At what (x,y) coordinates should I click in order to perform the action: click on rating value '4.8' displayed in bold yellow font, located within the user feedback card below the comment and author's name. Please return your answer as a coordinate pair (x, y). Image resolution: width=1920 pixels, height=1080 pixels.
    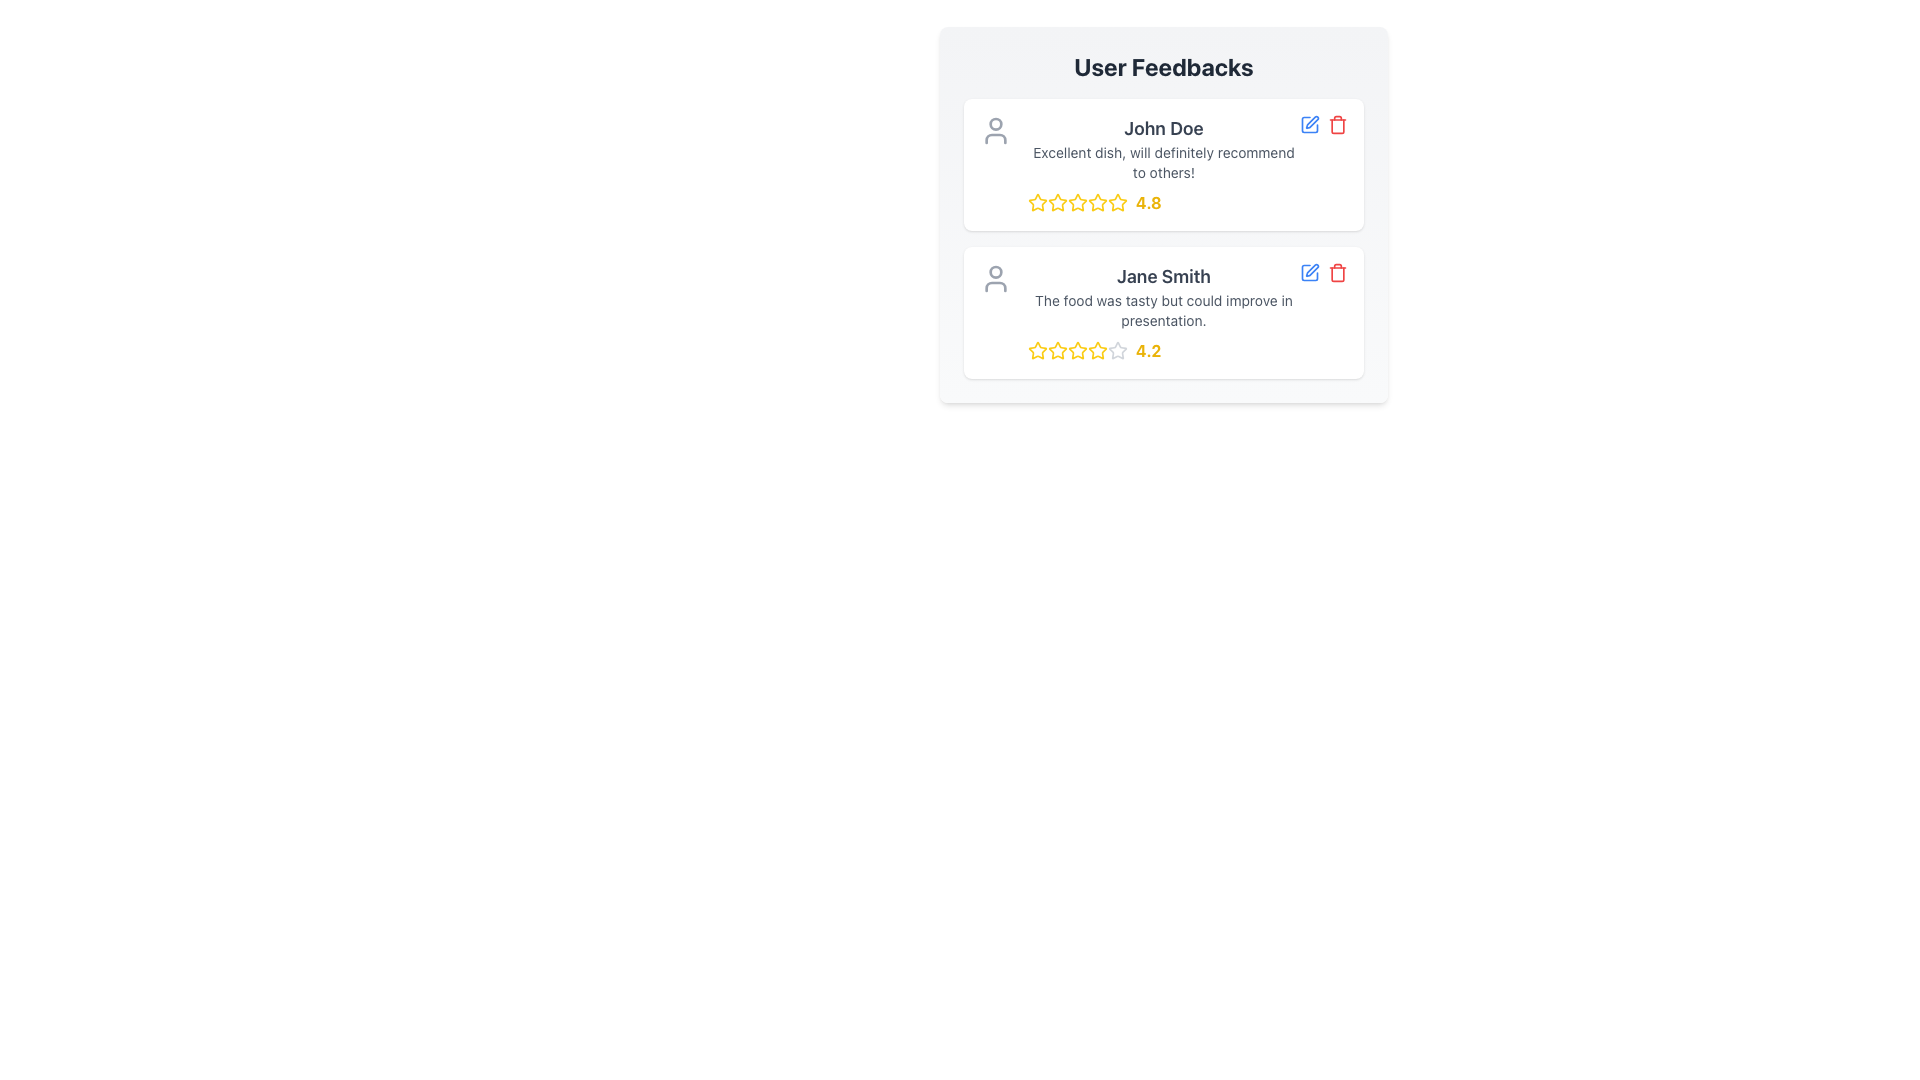
    Looking at the image, I should click on (1163, 203).